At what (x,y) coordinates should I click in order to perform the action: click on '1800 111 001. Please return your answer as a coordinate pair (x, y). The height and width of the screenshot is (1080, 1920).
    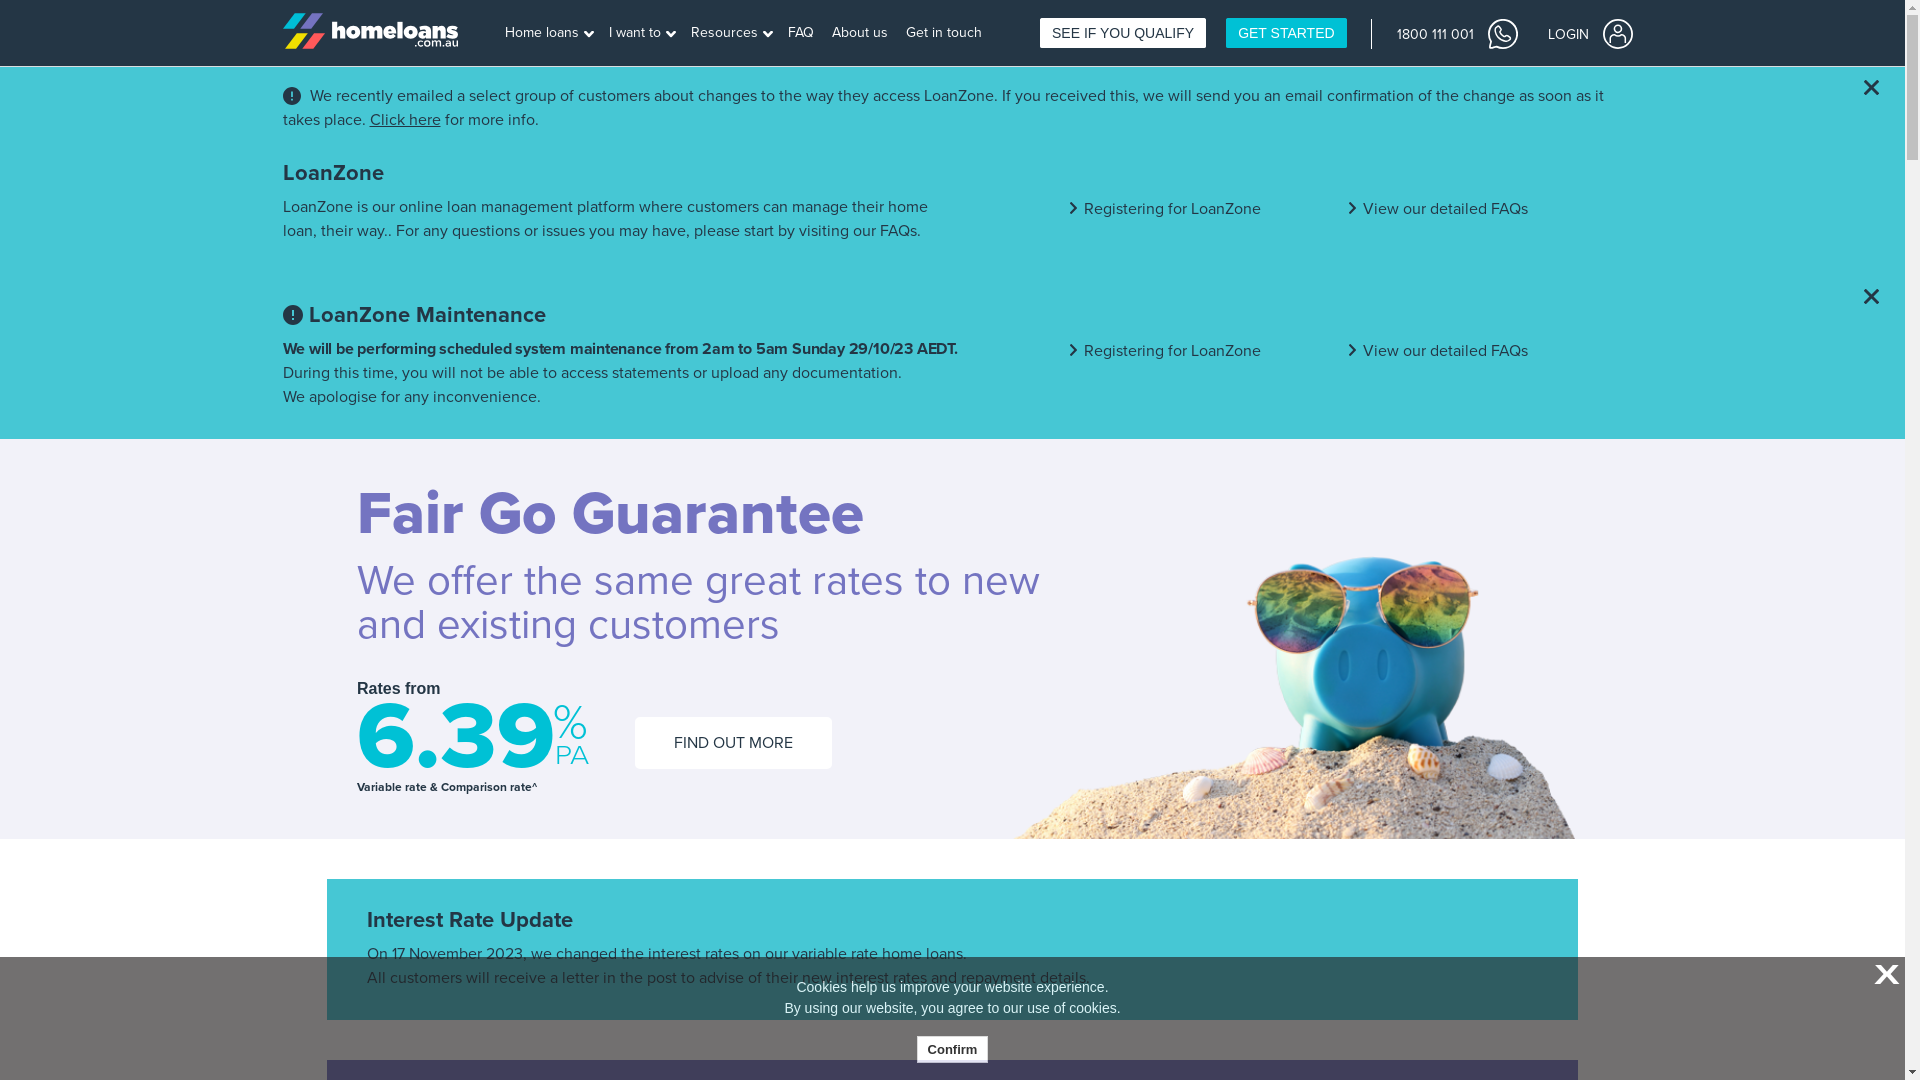
    Looking at the image, I should click on (1456, 33).